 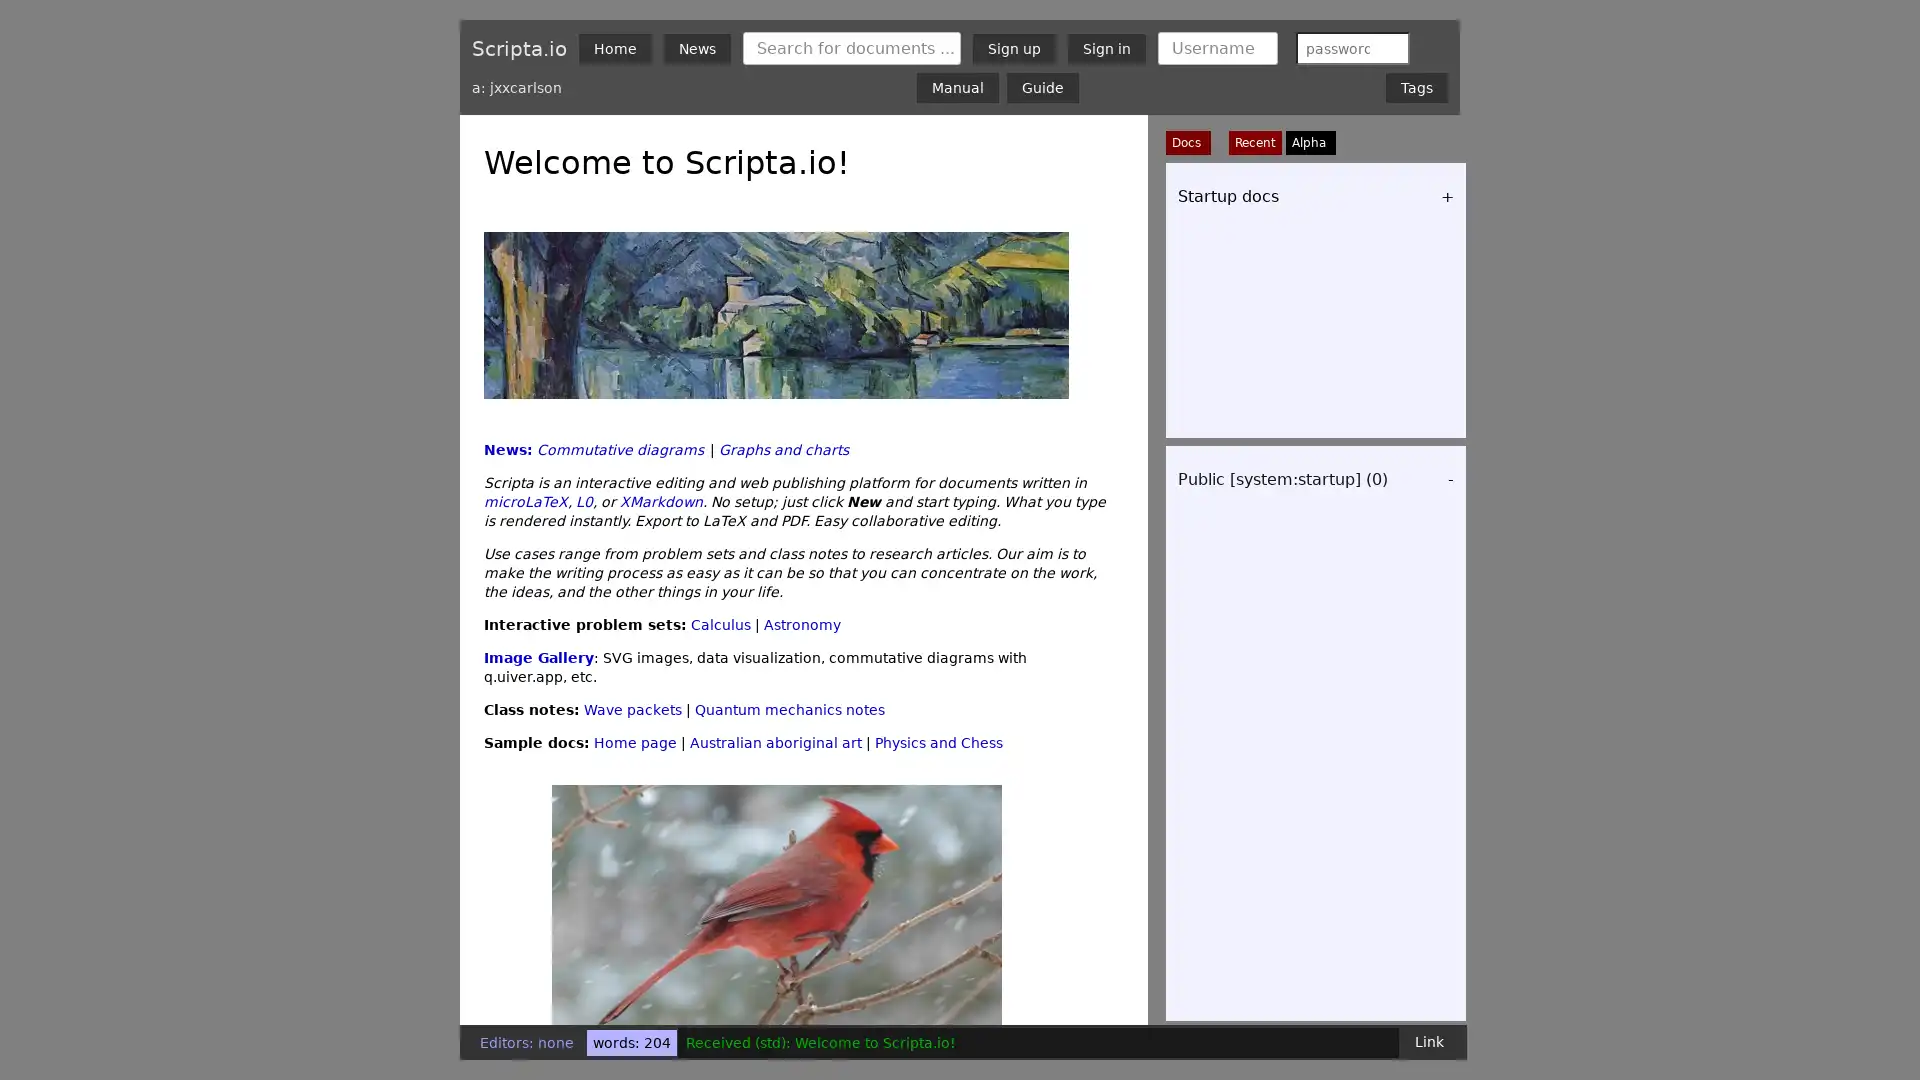 I want to click on Calculus, so click(x=720, y=623).